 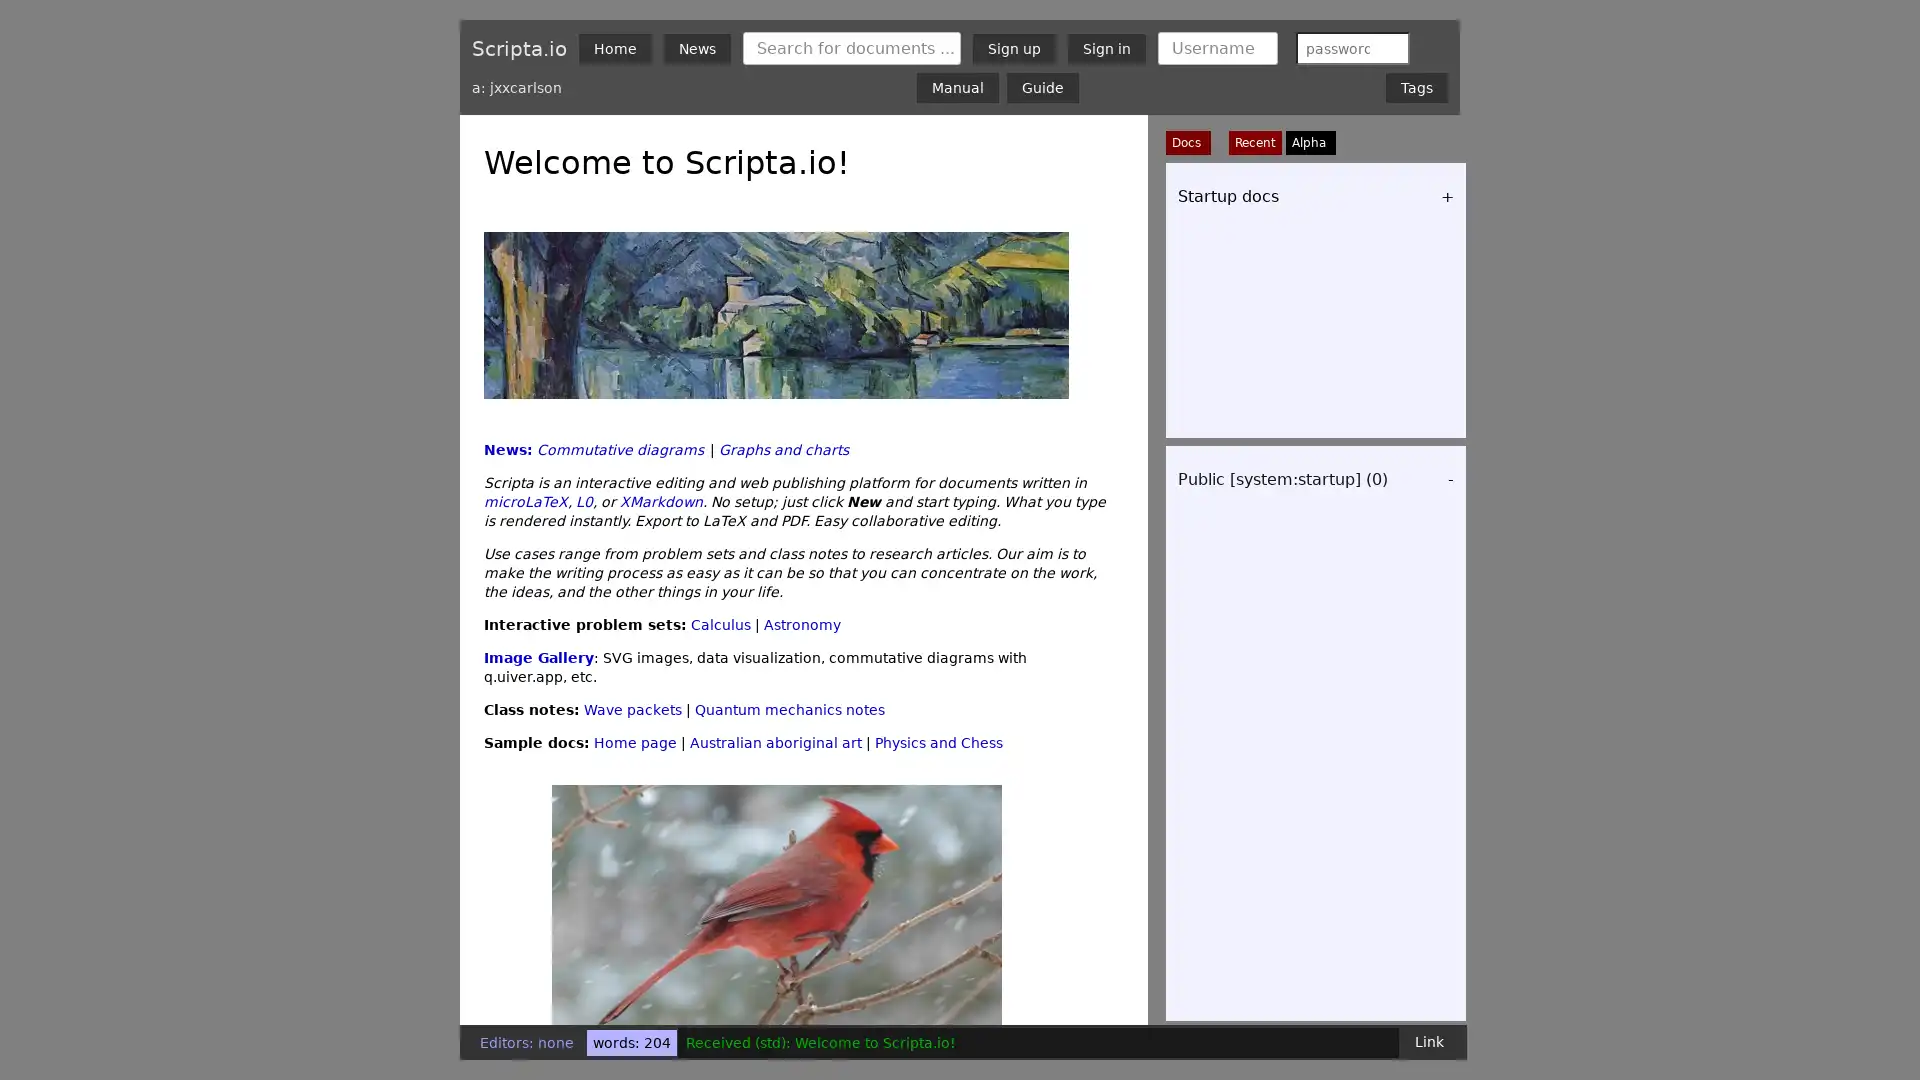 I want to click on Calculus, so click(x=720, y=623).